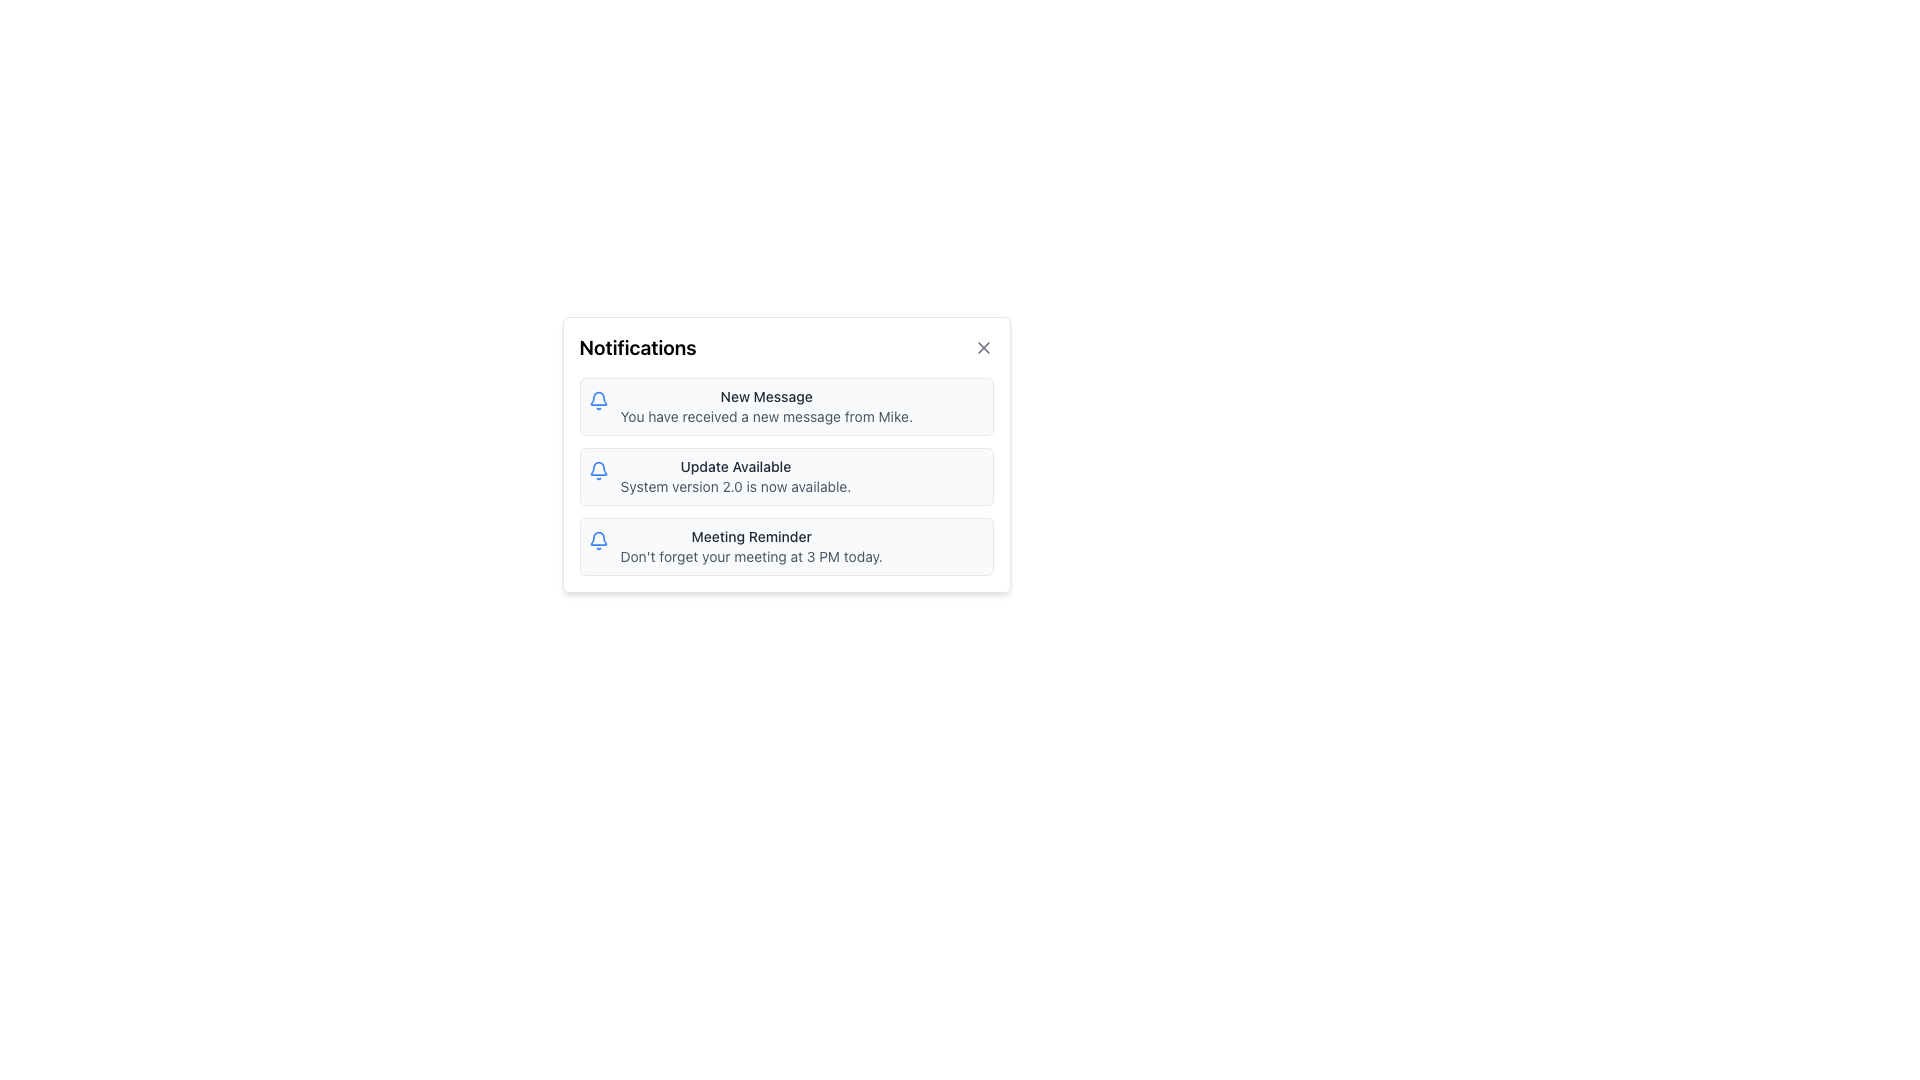 The height and width of the screenshot is (1080, 1920). I want to click on the 'Meeting Reminder' notification card, which is the third card in the list, featuring a light gray background and a blue bell icon, so click(785, 547).